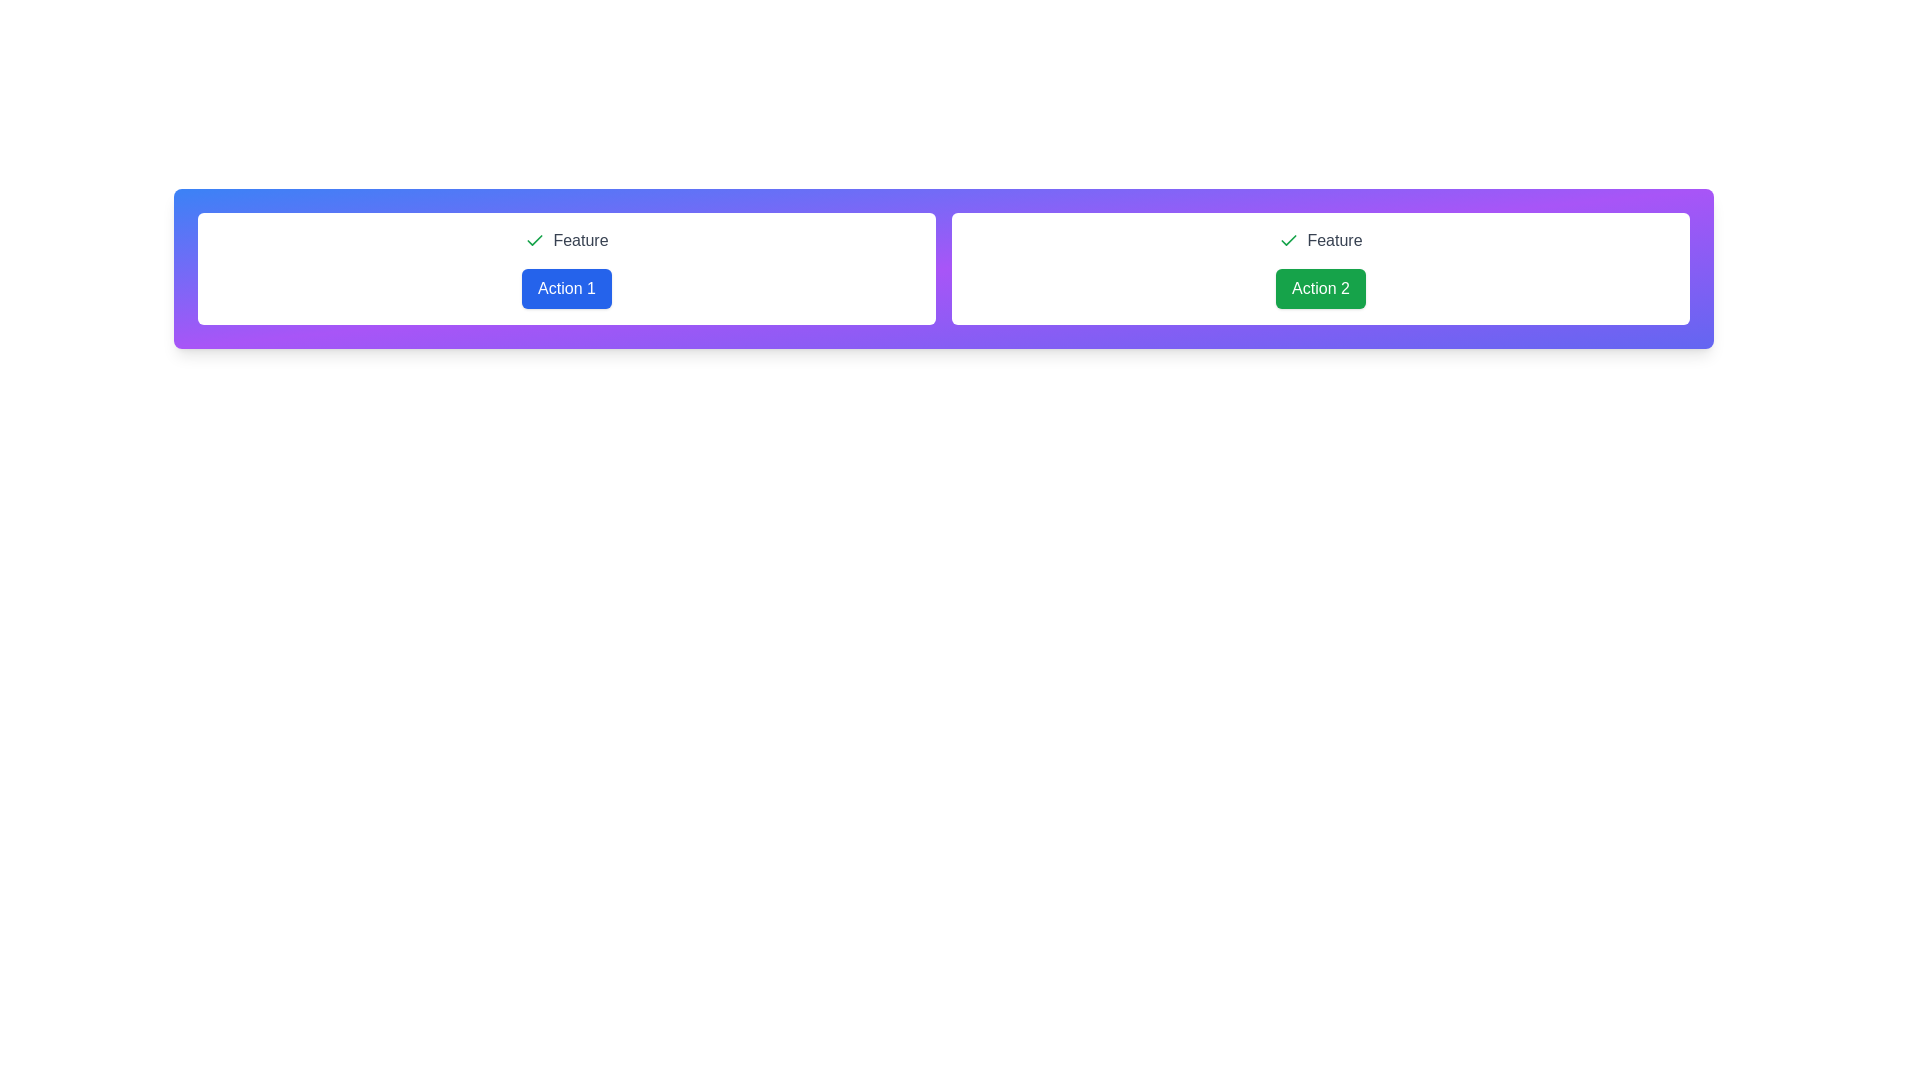 This screenshot has width=1920, height=1080. What do you see at coordinates (565, 289) in the screenshot?
I see `the 'Action 1' button` at bounding box center [565, 289].